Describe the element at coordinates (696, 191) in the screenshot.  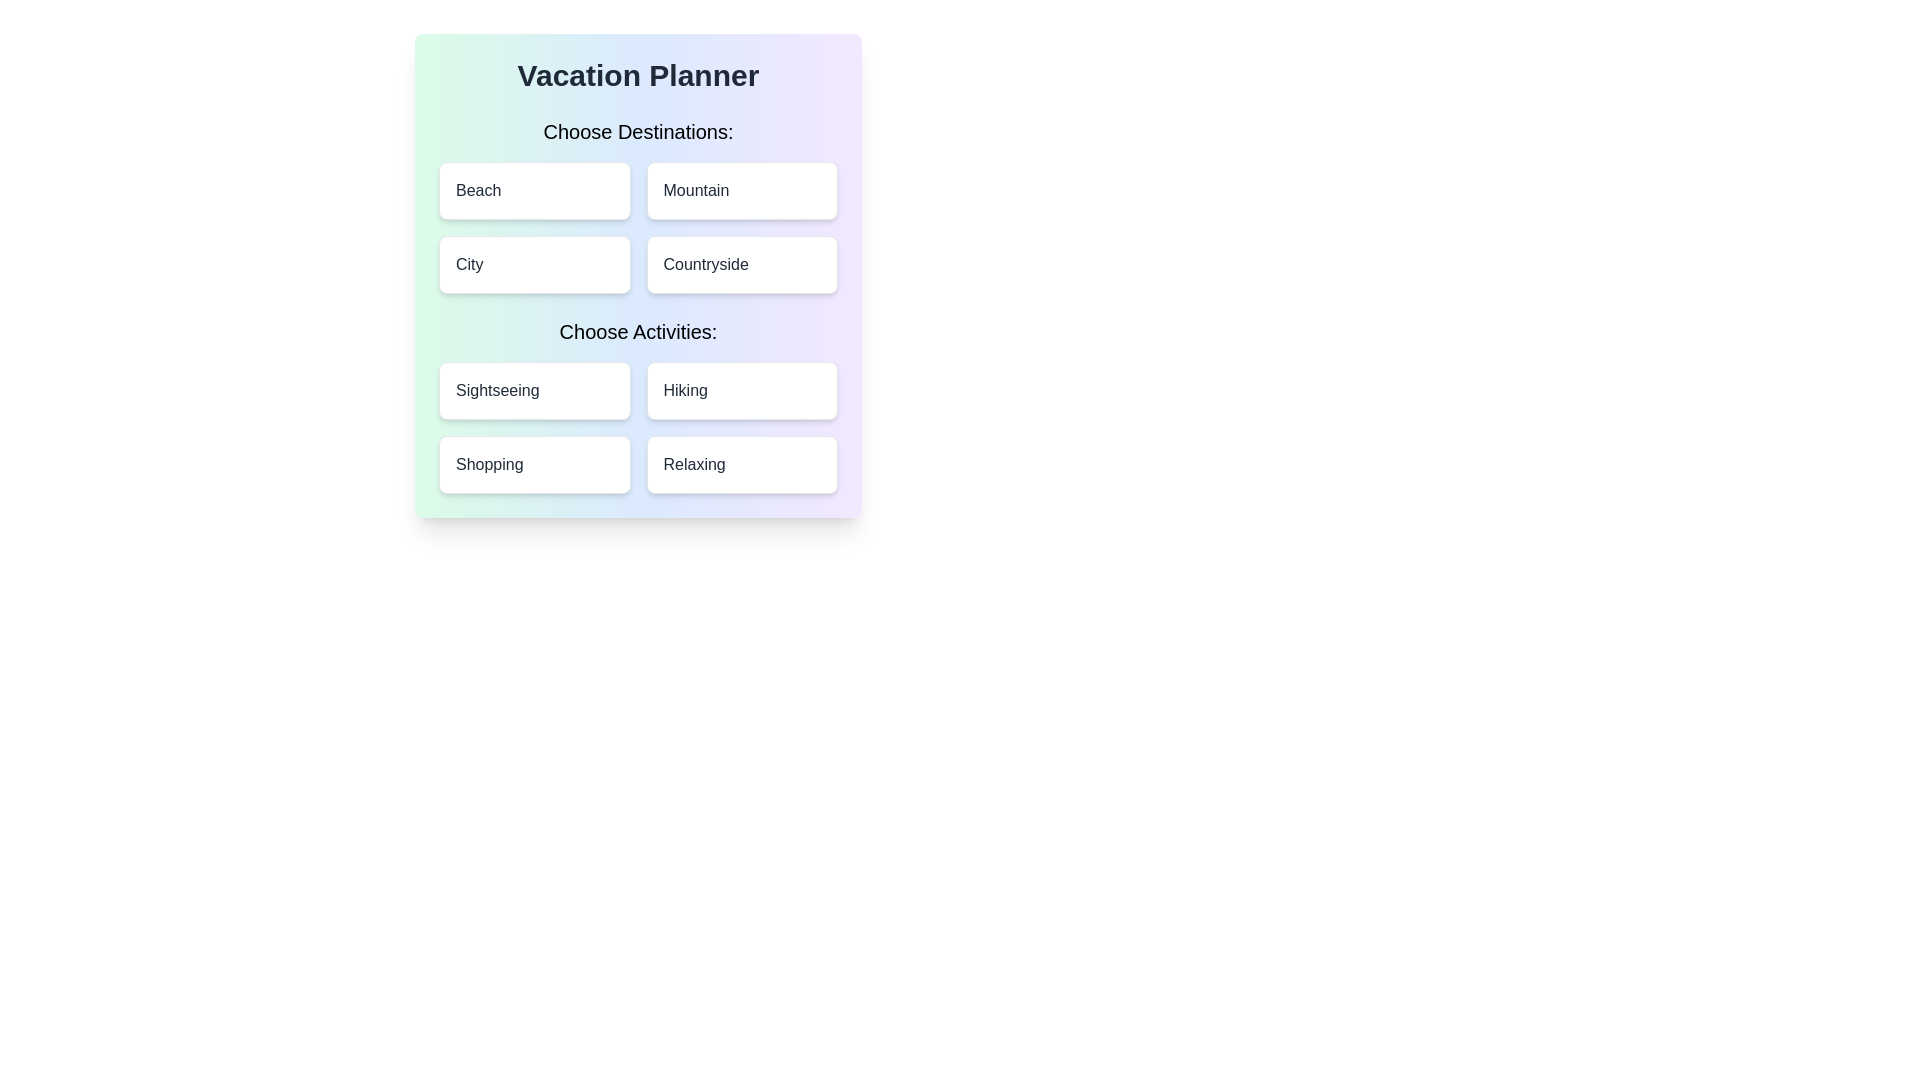
I see `text displayed on the 'Mountain' text label within the interactive card in the 'Choose Destinations' section` at that location.